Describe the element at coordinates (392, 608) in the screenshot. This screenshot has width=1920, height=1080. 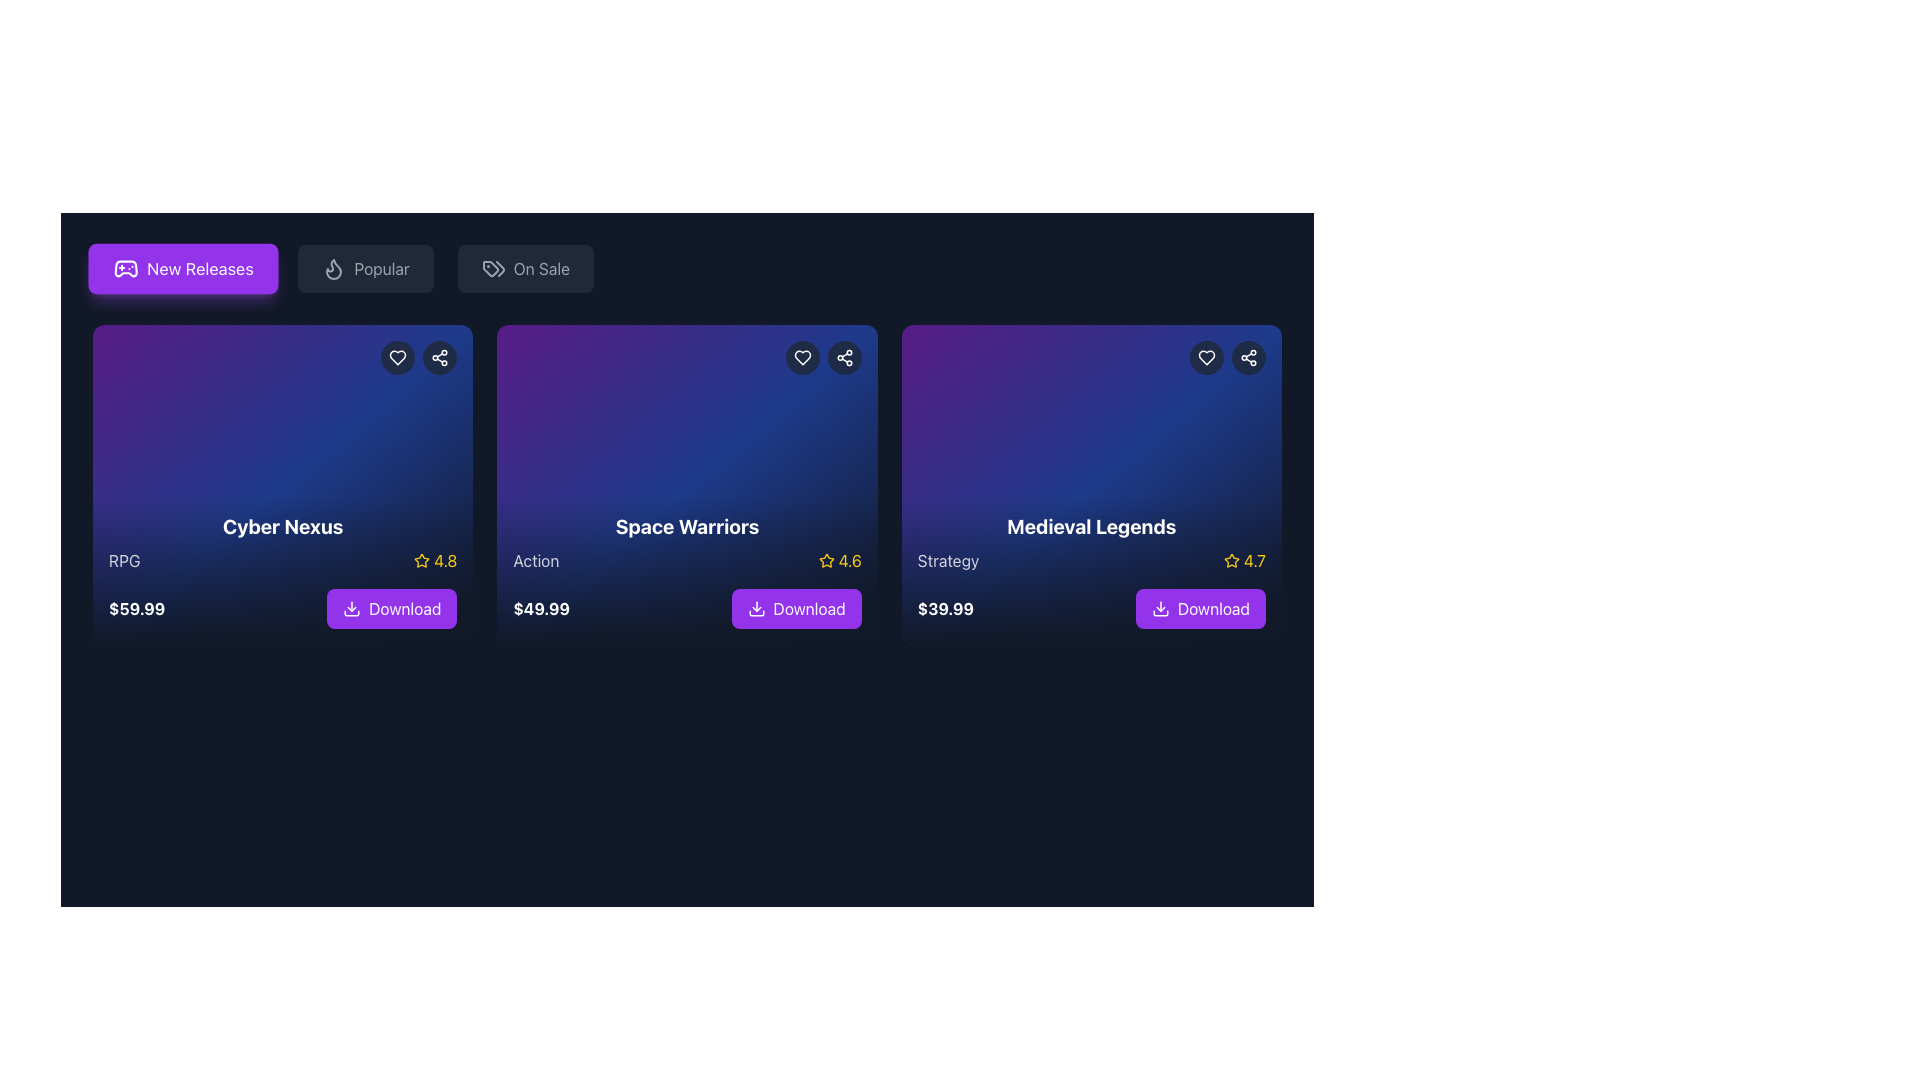
I see `the 'Download' button with a purple background and rounded edges located at the bottom of the 'Cyber Nexus' card to initiate the download` at that location.